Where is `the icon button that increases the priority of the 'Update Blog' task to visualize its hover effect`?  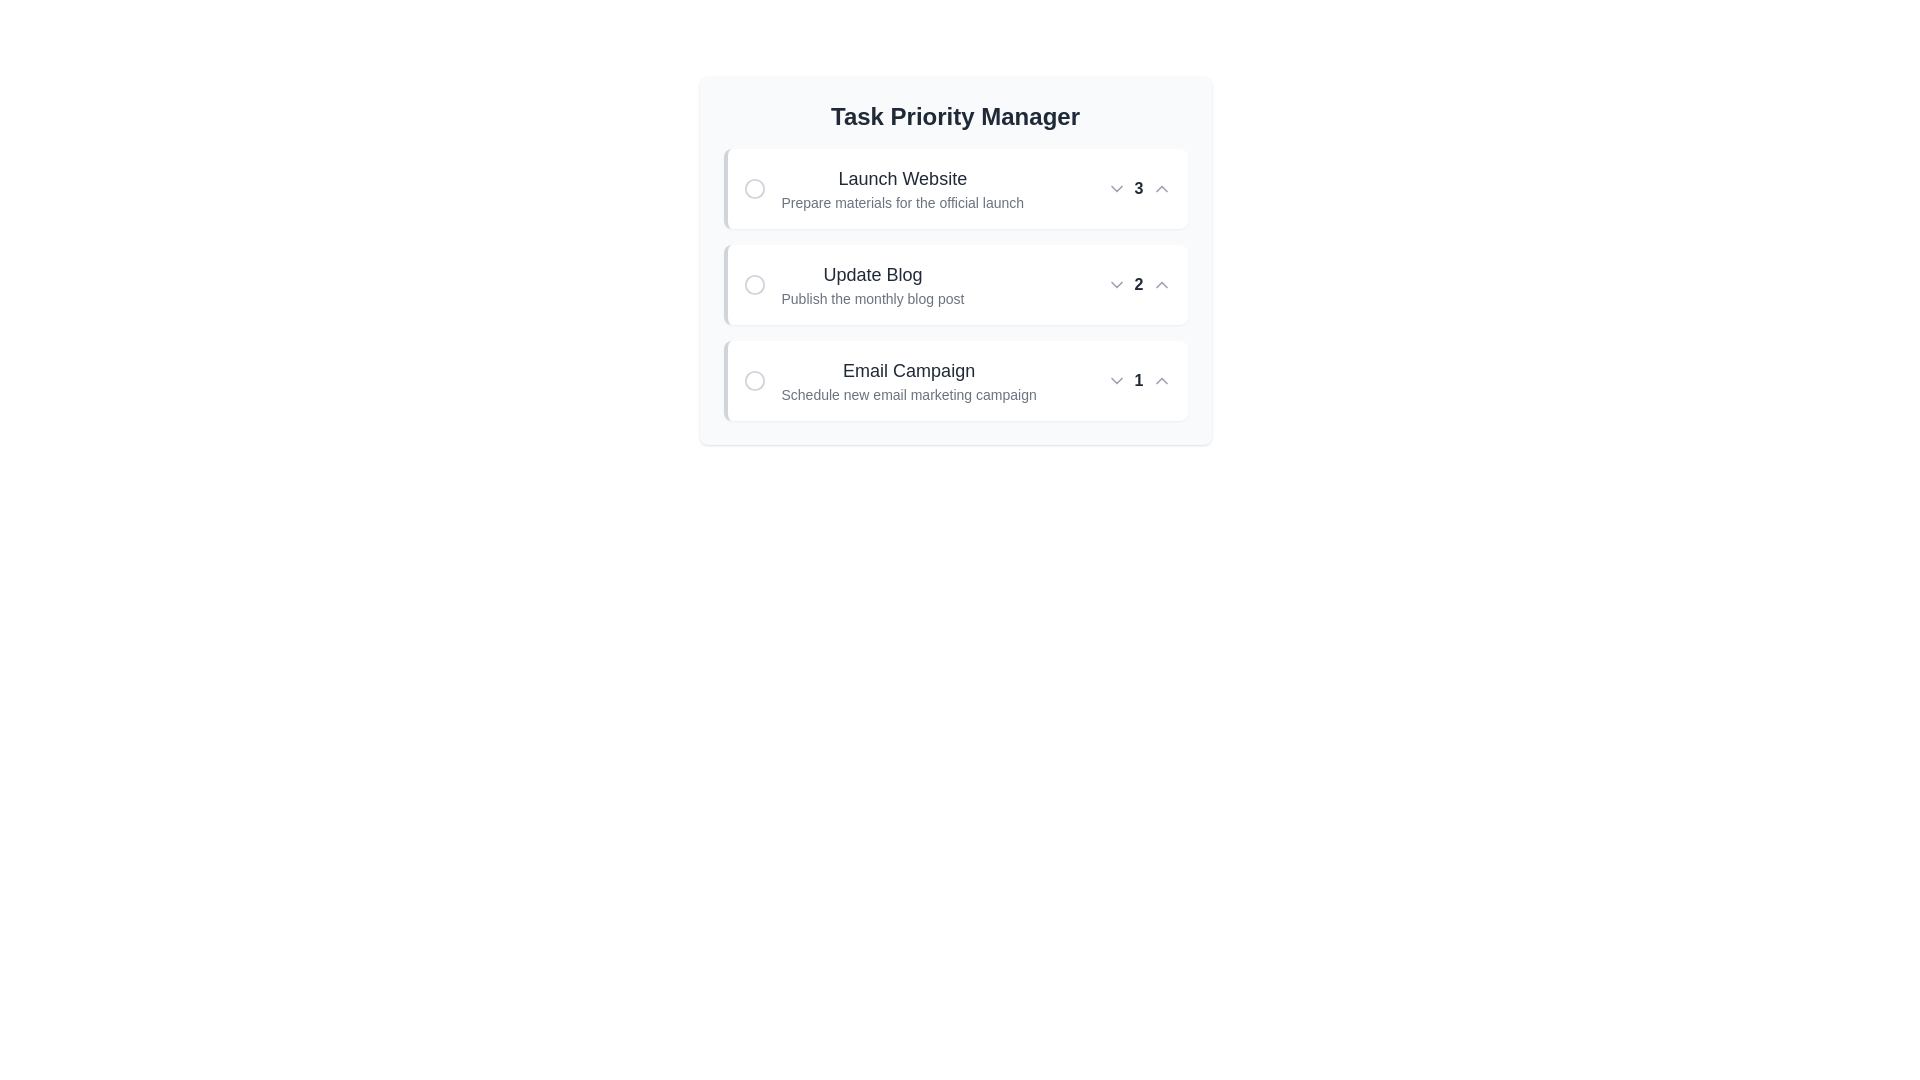
the icon button that increases the priority of the 'Update Blog' task to visualize its hover effect is located at coordinates (1161, 285).